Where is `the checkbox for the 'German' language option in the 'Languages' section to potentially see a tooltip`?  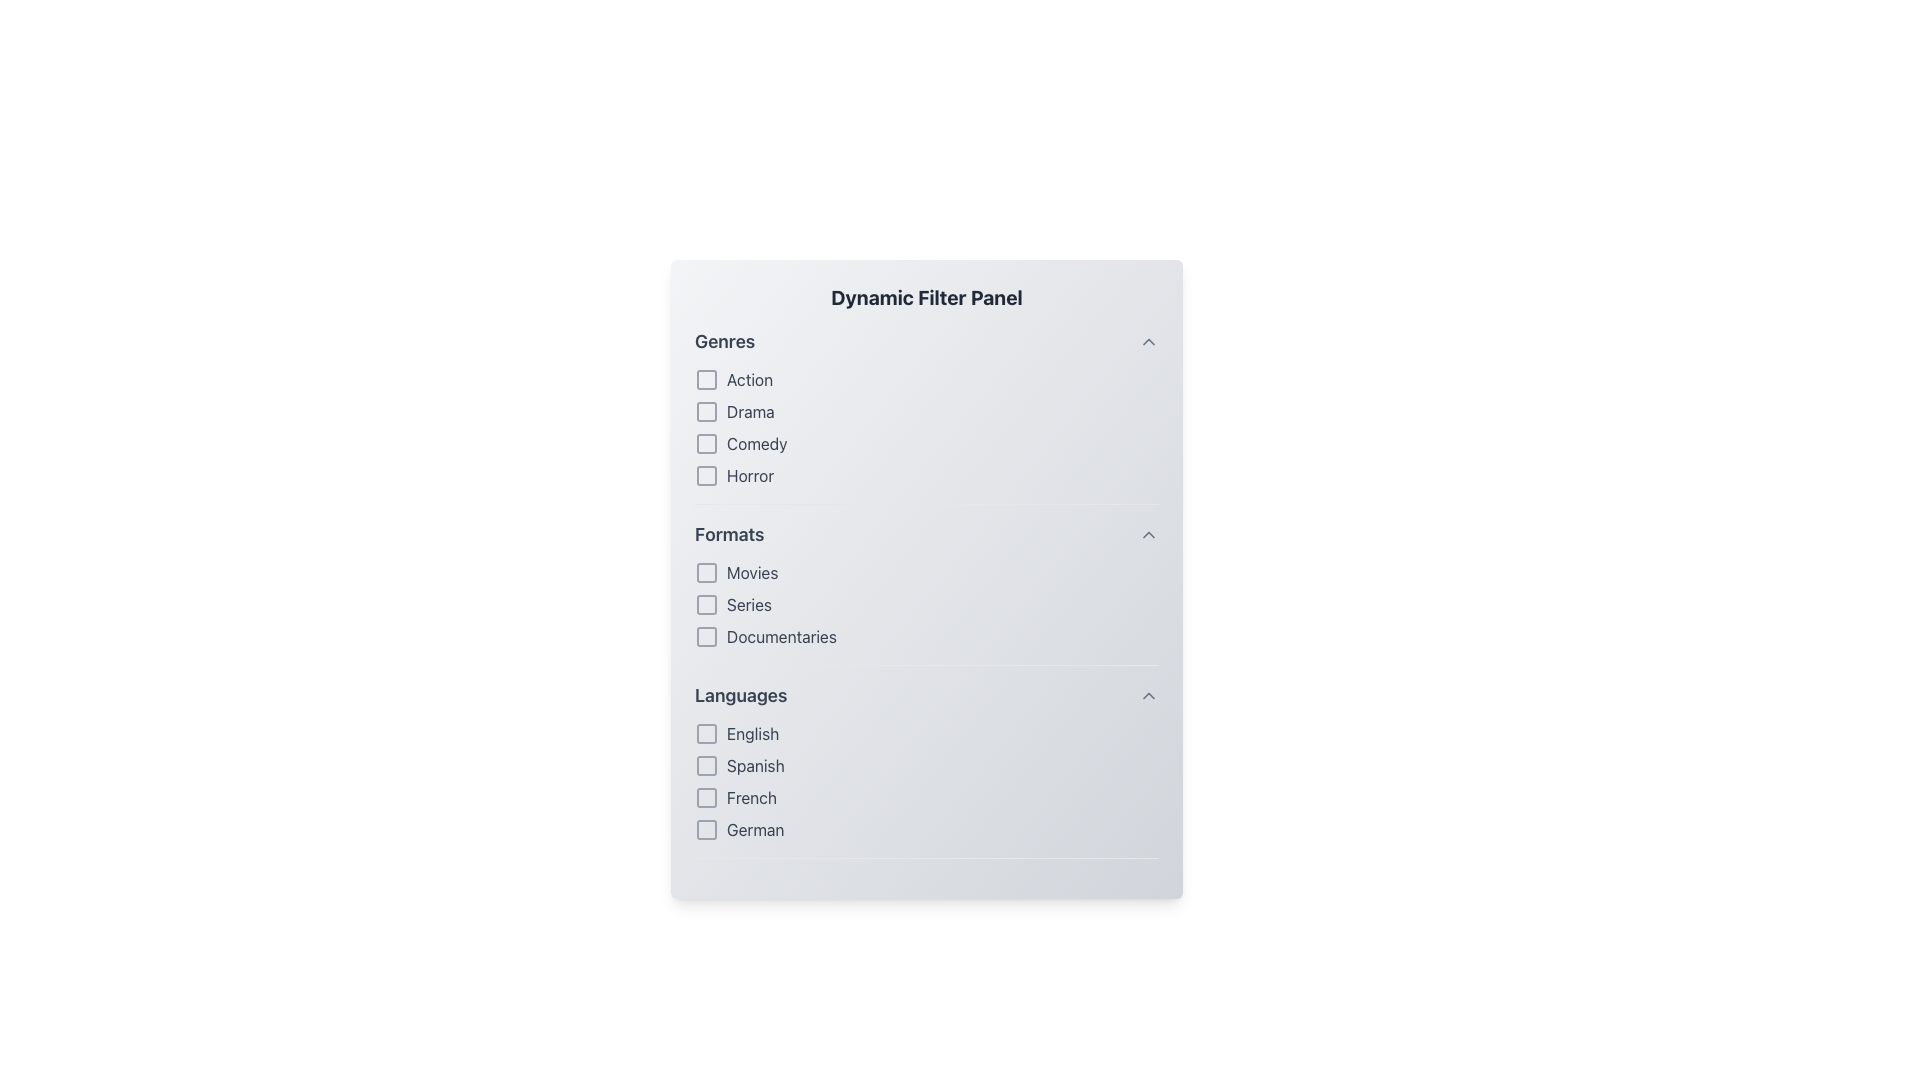
the checkbox for the 'German' language option in the 'Languages' section to potentially see a tooltip is located at coordinates (706, 829).